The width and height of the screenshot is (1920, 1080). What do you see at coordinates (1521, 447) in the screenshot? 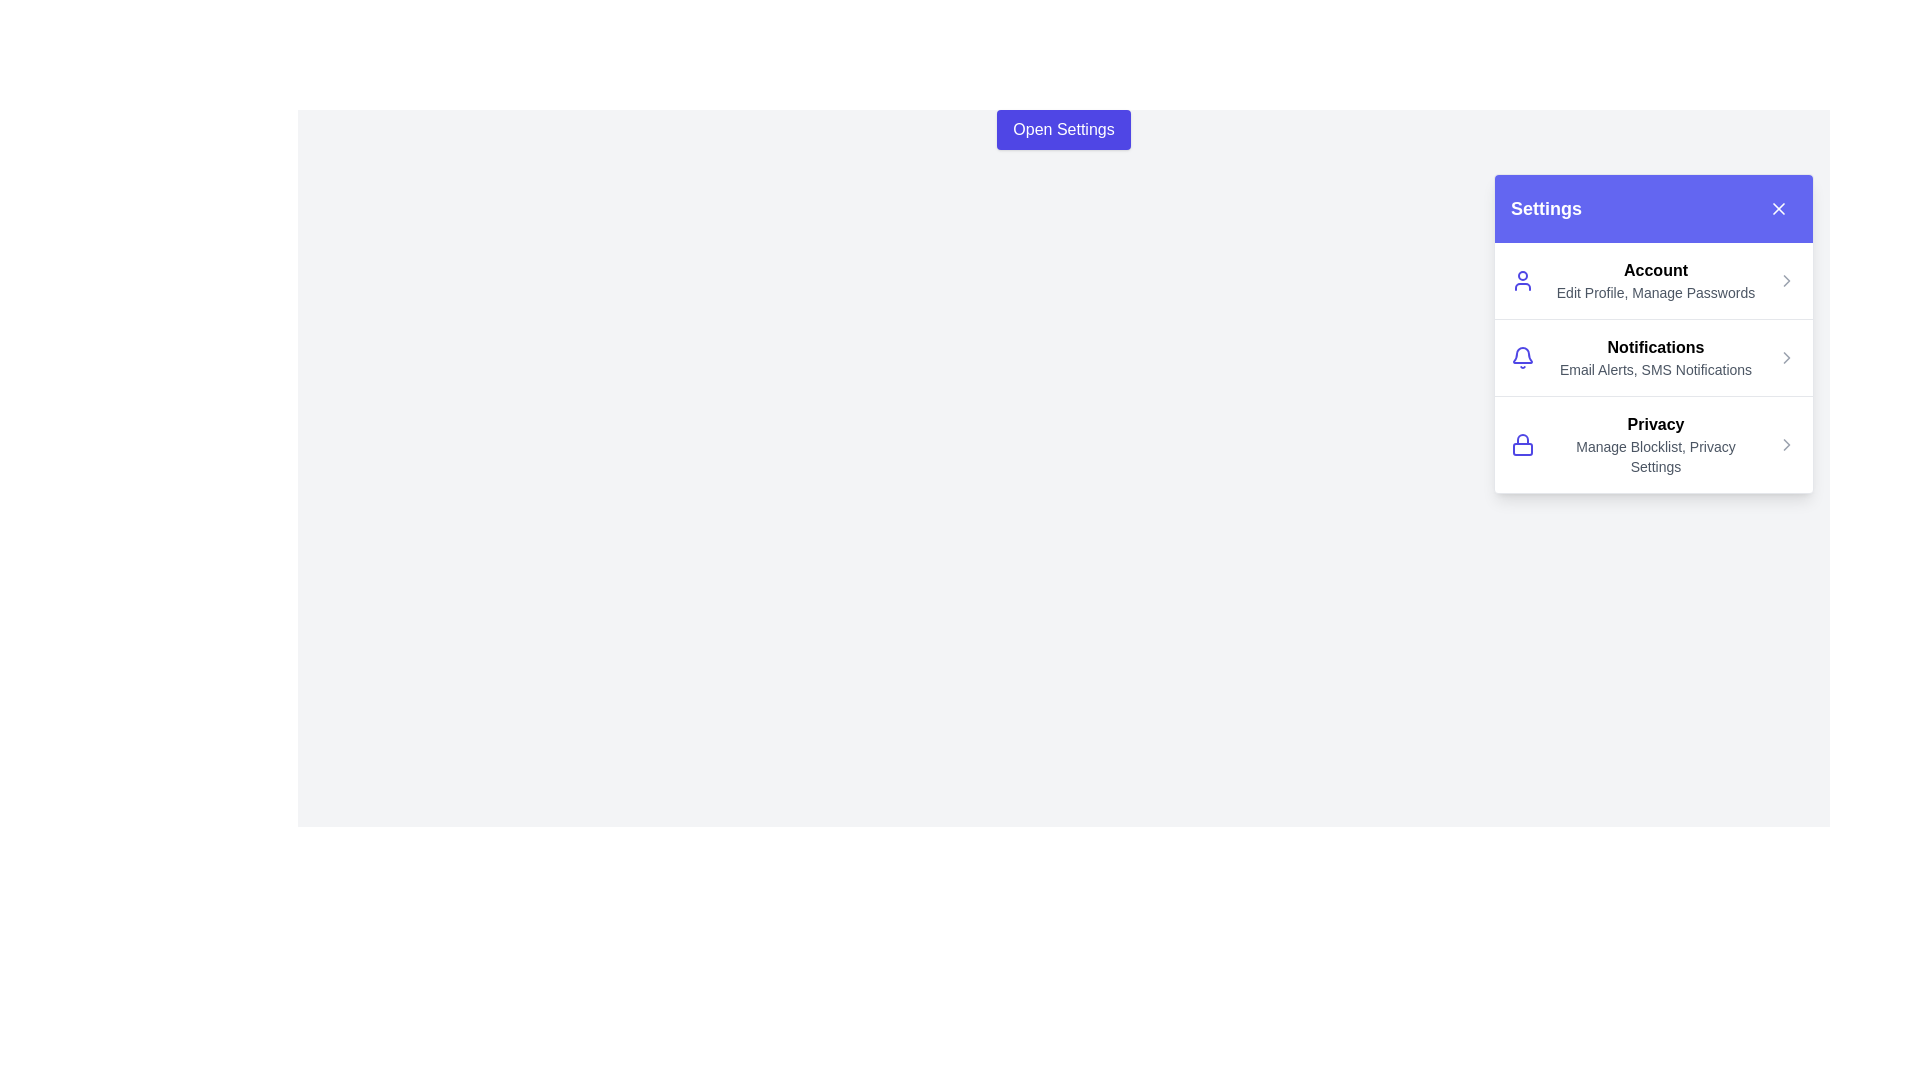
I see `the lock icon component located in the 'Privacy' section of the settings menu, positioned at the bottom of the icon, representing security or privacy` at bounding box center [1521, 447].